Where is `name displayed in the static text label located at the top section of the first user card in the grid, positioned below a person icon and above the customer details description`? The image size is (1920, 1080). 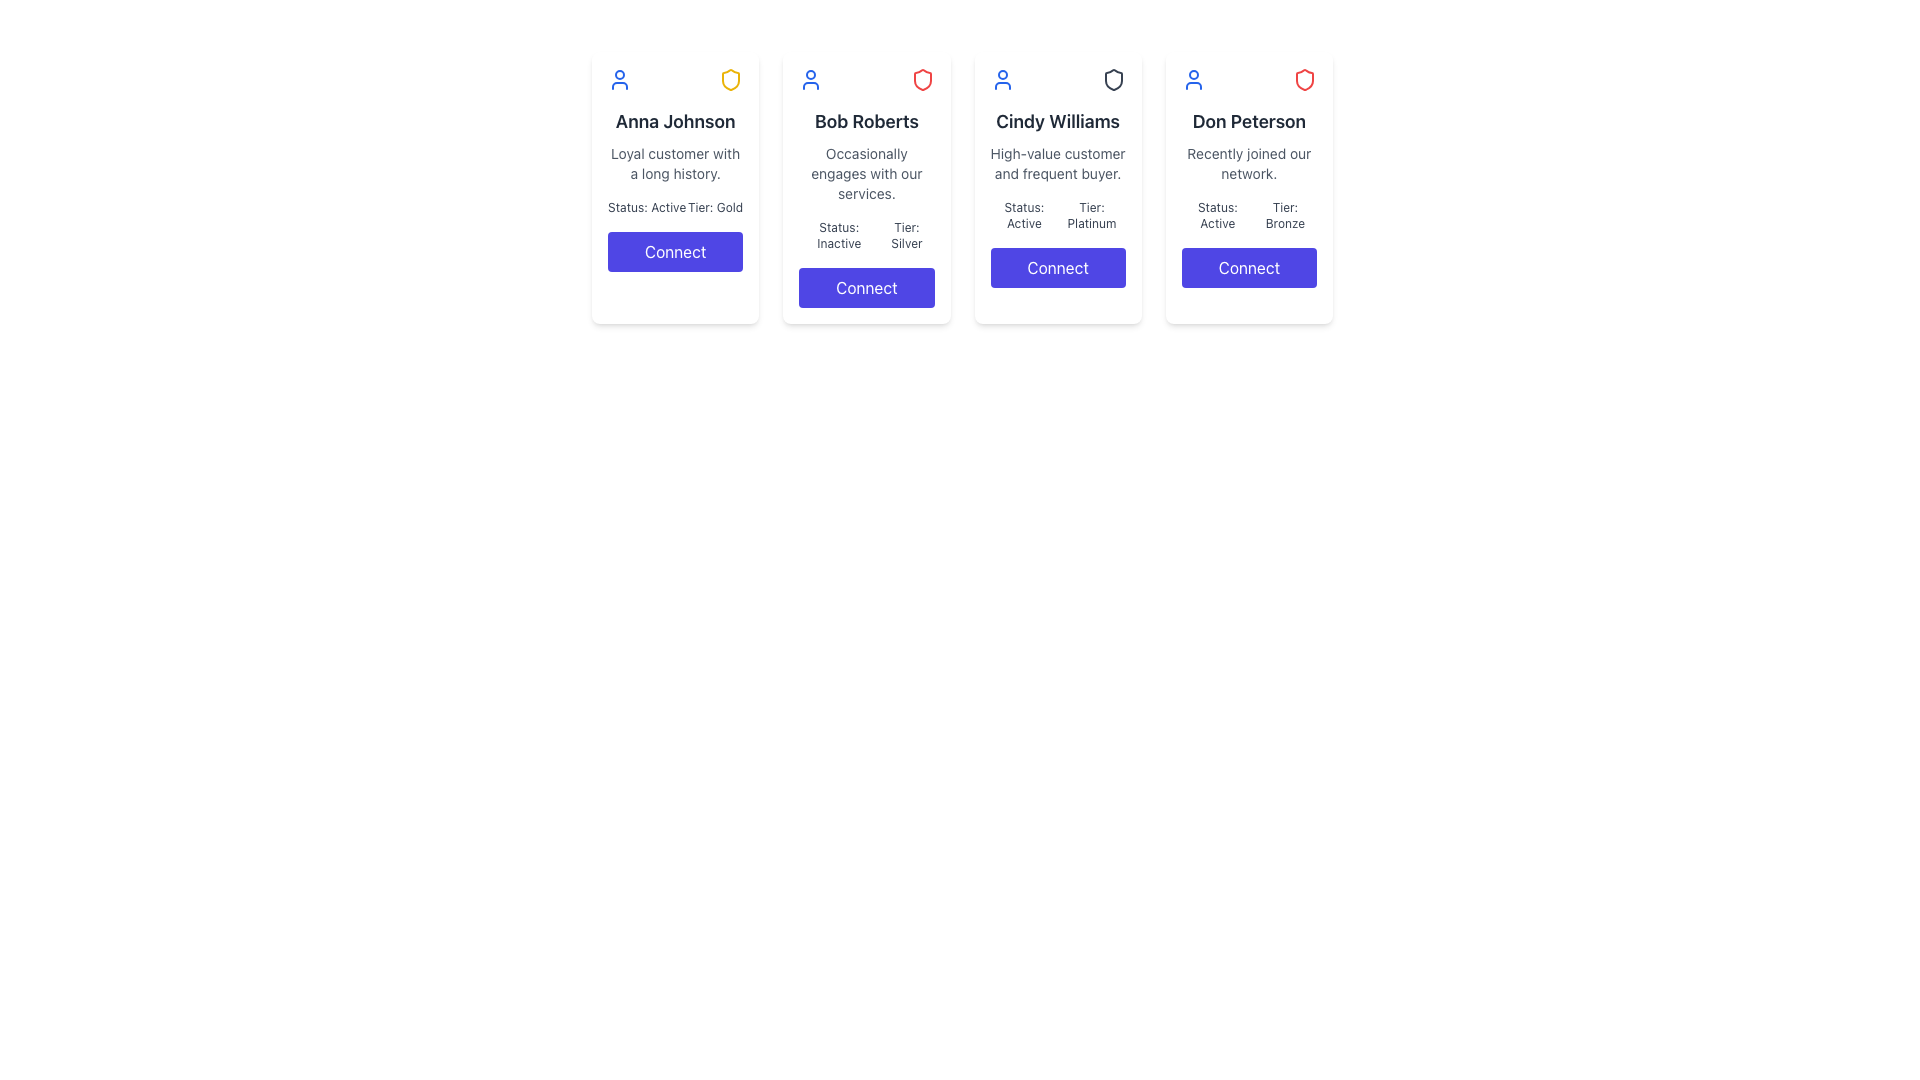
name displayed in the static text label located at the top section of the first user card in the grid, positioned below a person icon and above the customer details description is located at coordinates (675, 122).